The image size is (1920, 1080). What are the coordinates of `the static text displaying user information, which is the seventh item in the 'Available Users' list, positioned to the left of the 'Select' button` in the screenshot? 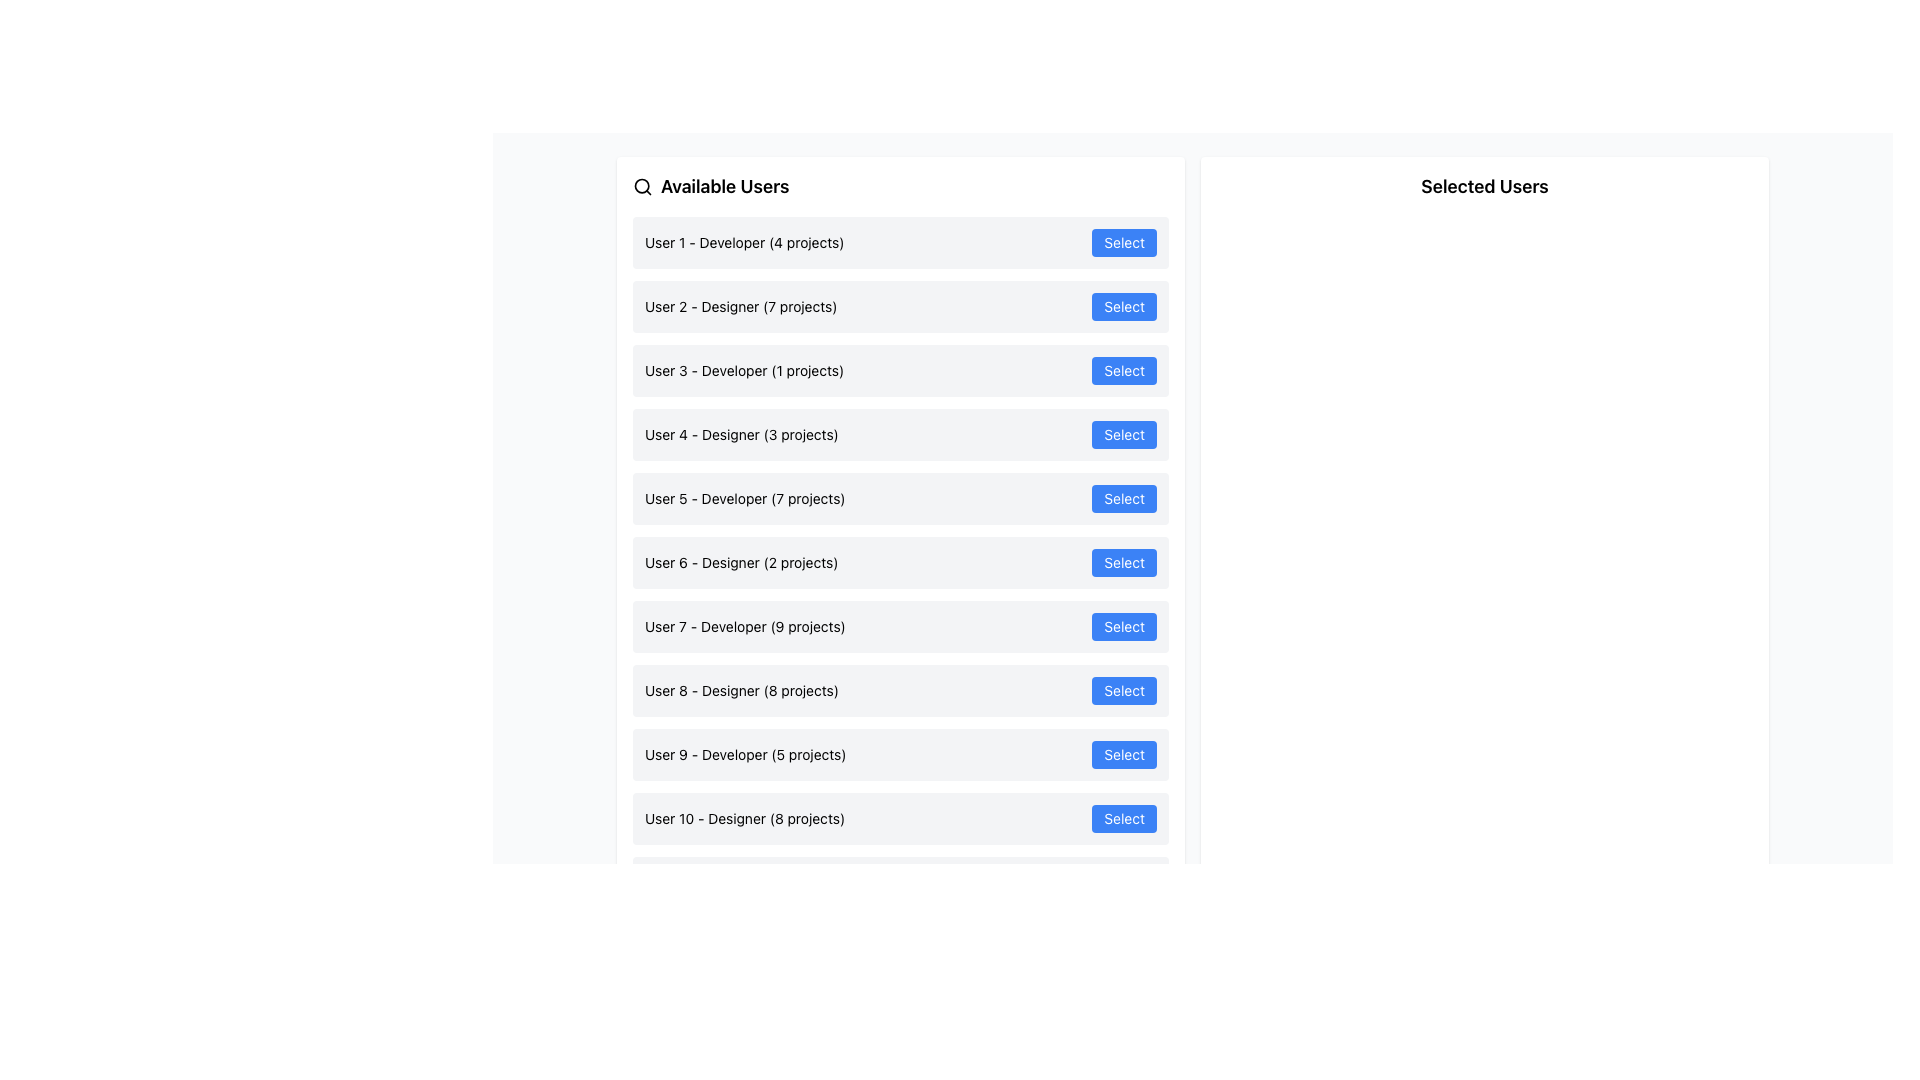 It's located at (744, 626).